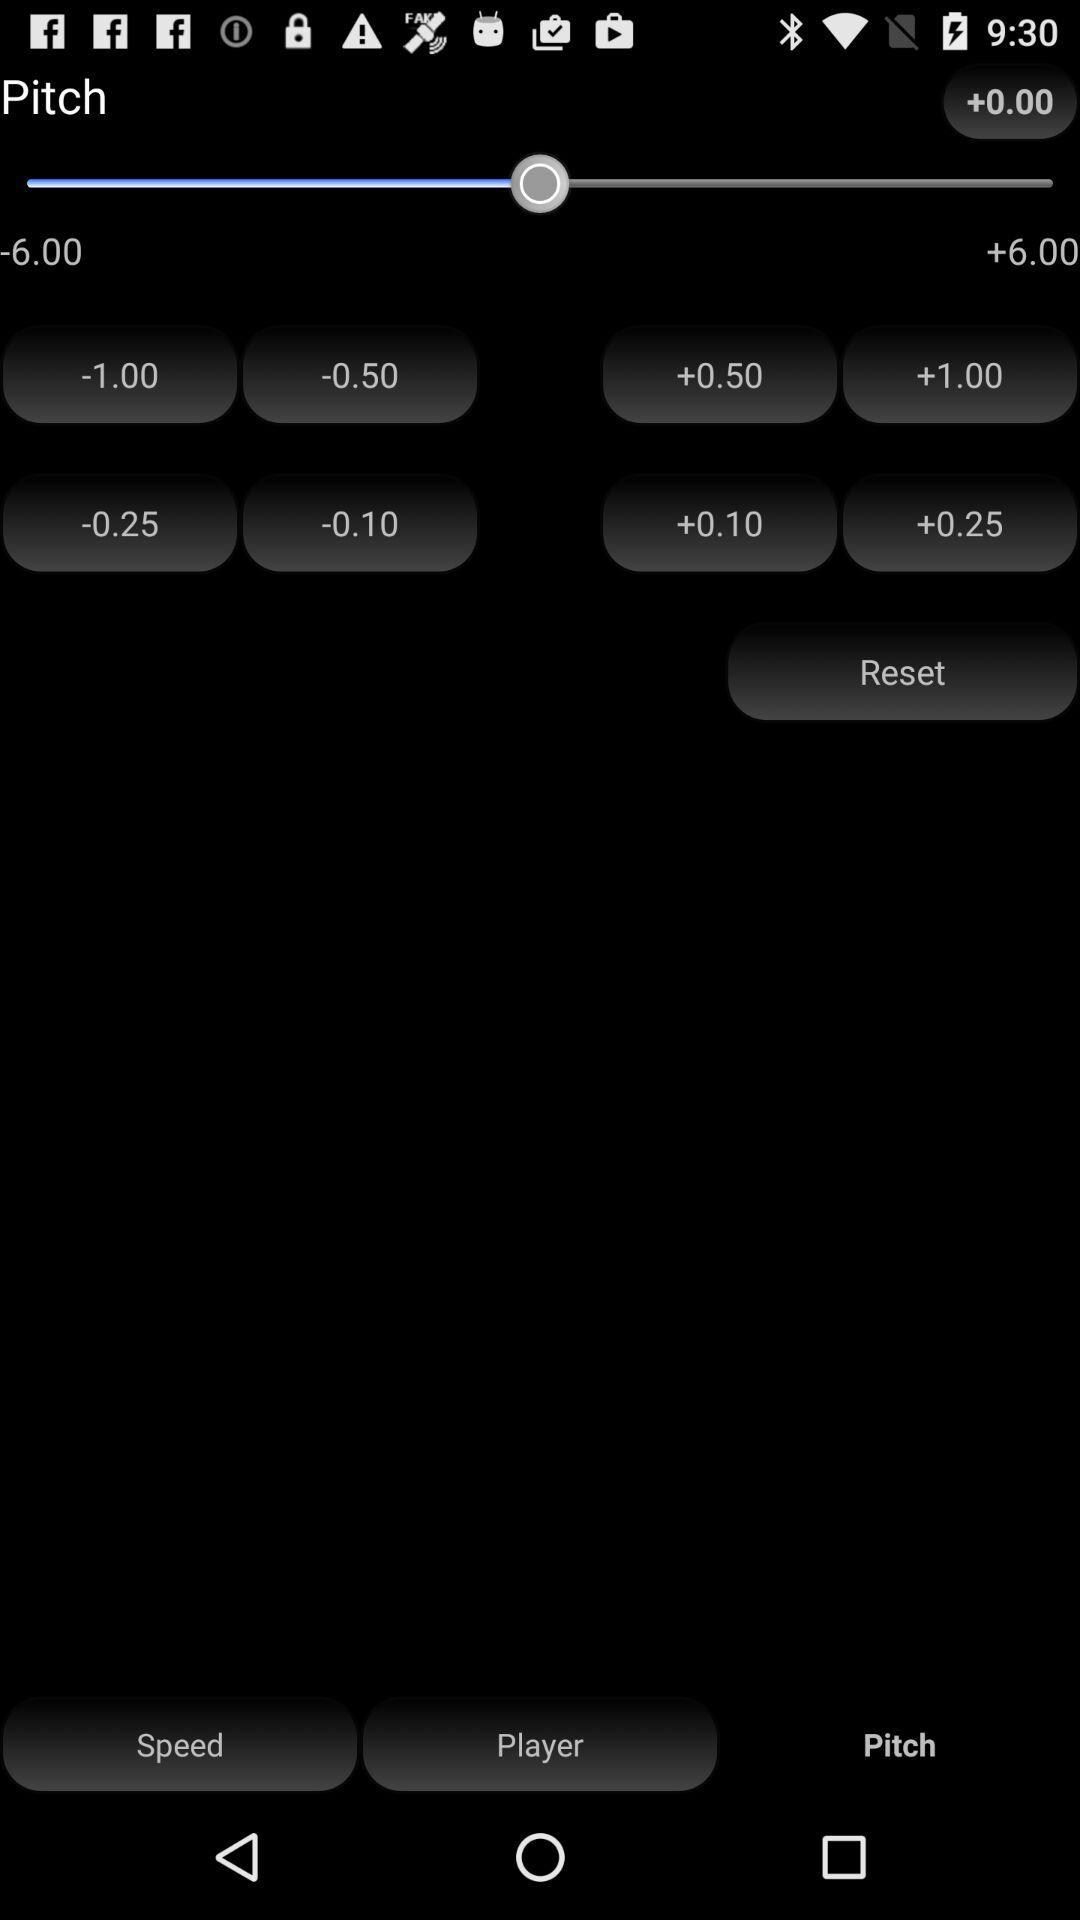 The height and width of the screenshot is (1920, 1080). Describe the element at coordinates (180, 1744) in the screenshot. I see `button at the bottom left corner` at that location.